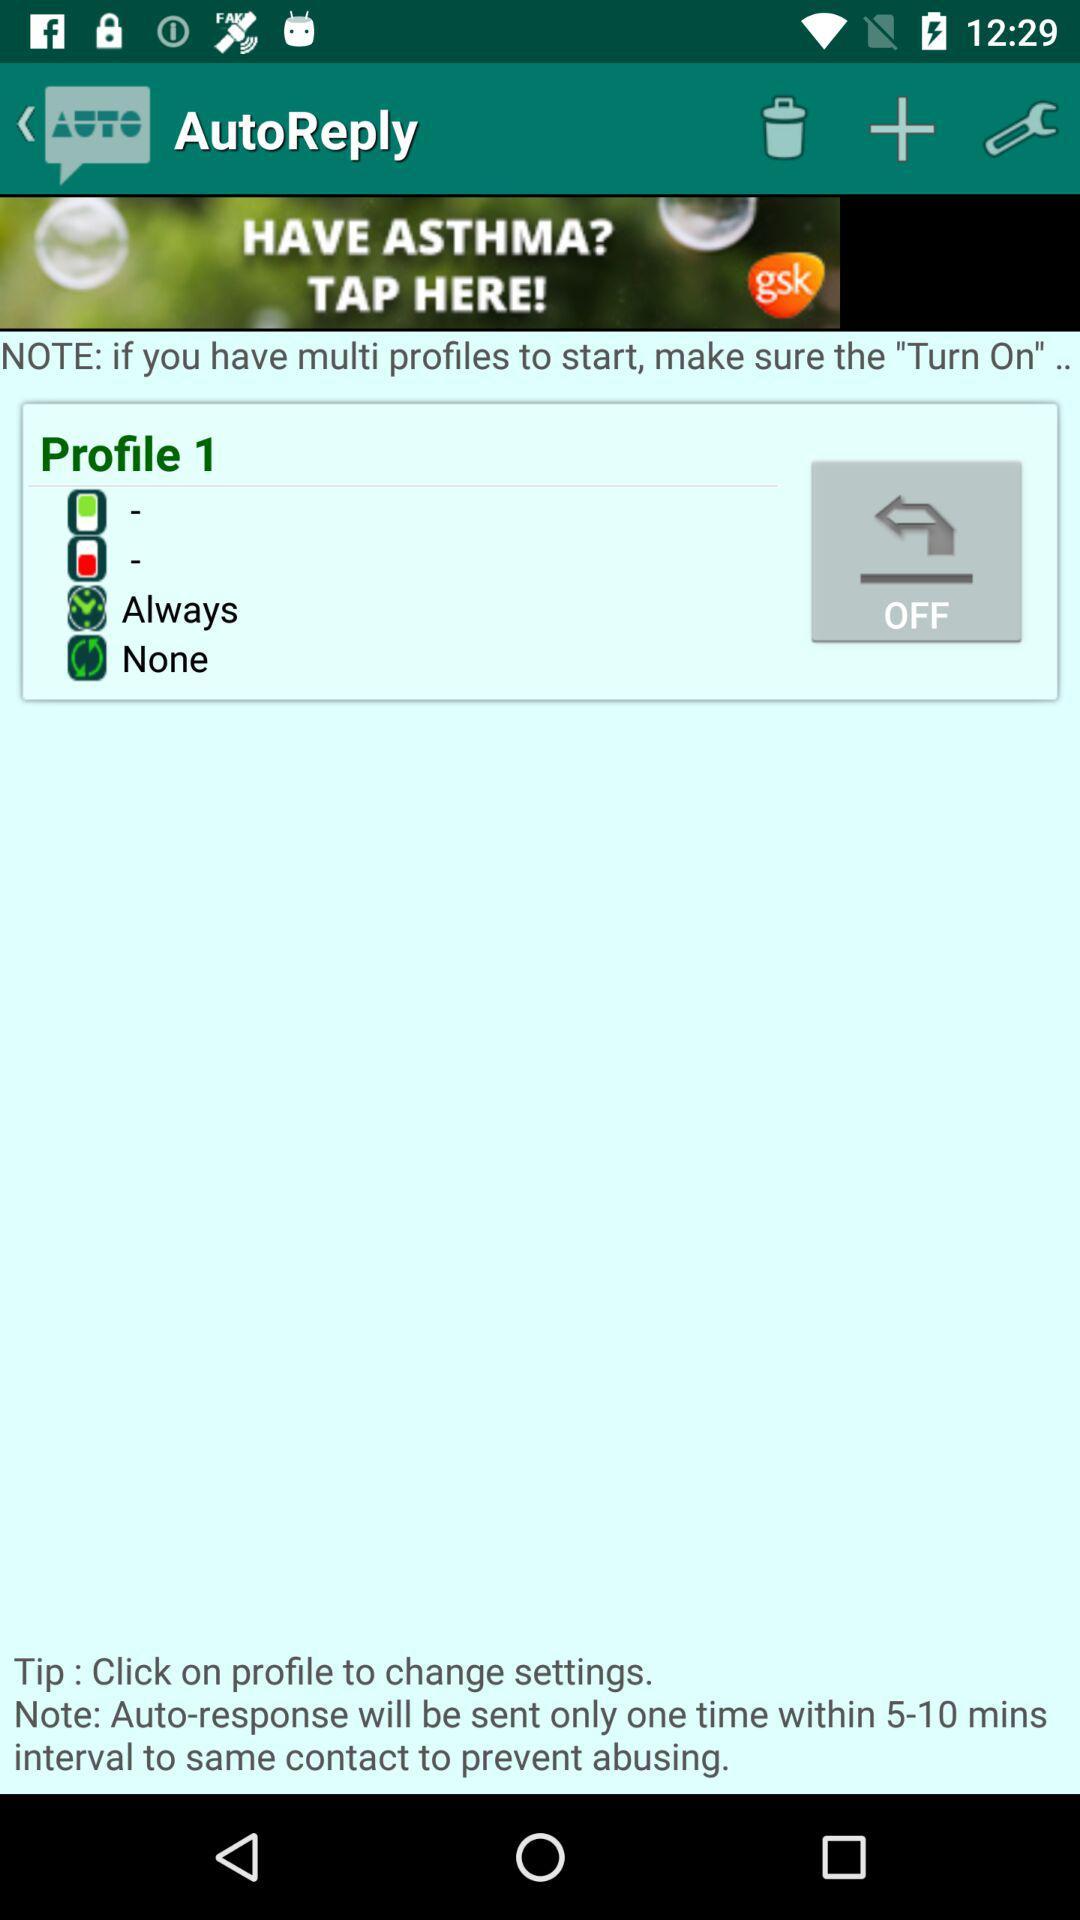  Describe the element at coordinates (782, 127) in the screenshot. I see `the delete icon` at that location.